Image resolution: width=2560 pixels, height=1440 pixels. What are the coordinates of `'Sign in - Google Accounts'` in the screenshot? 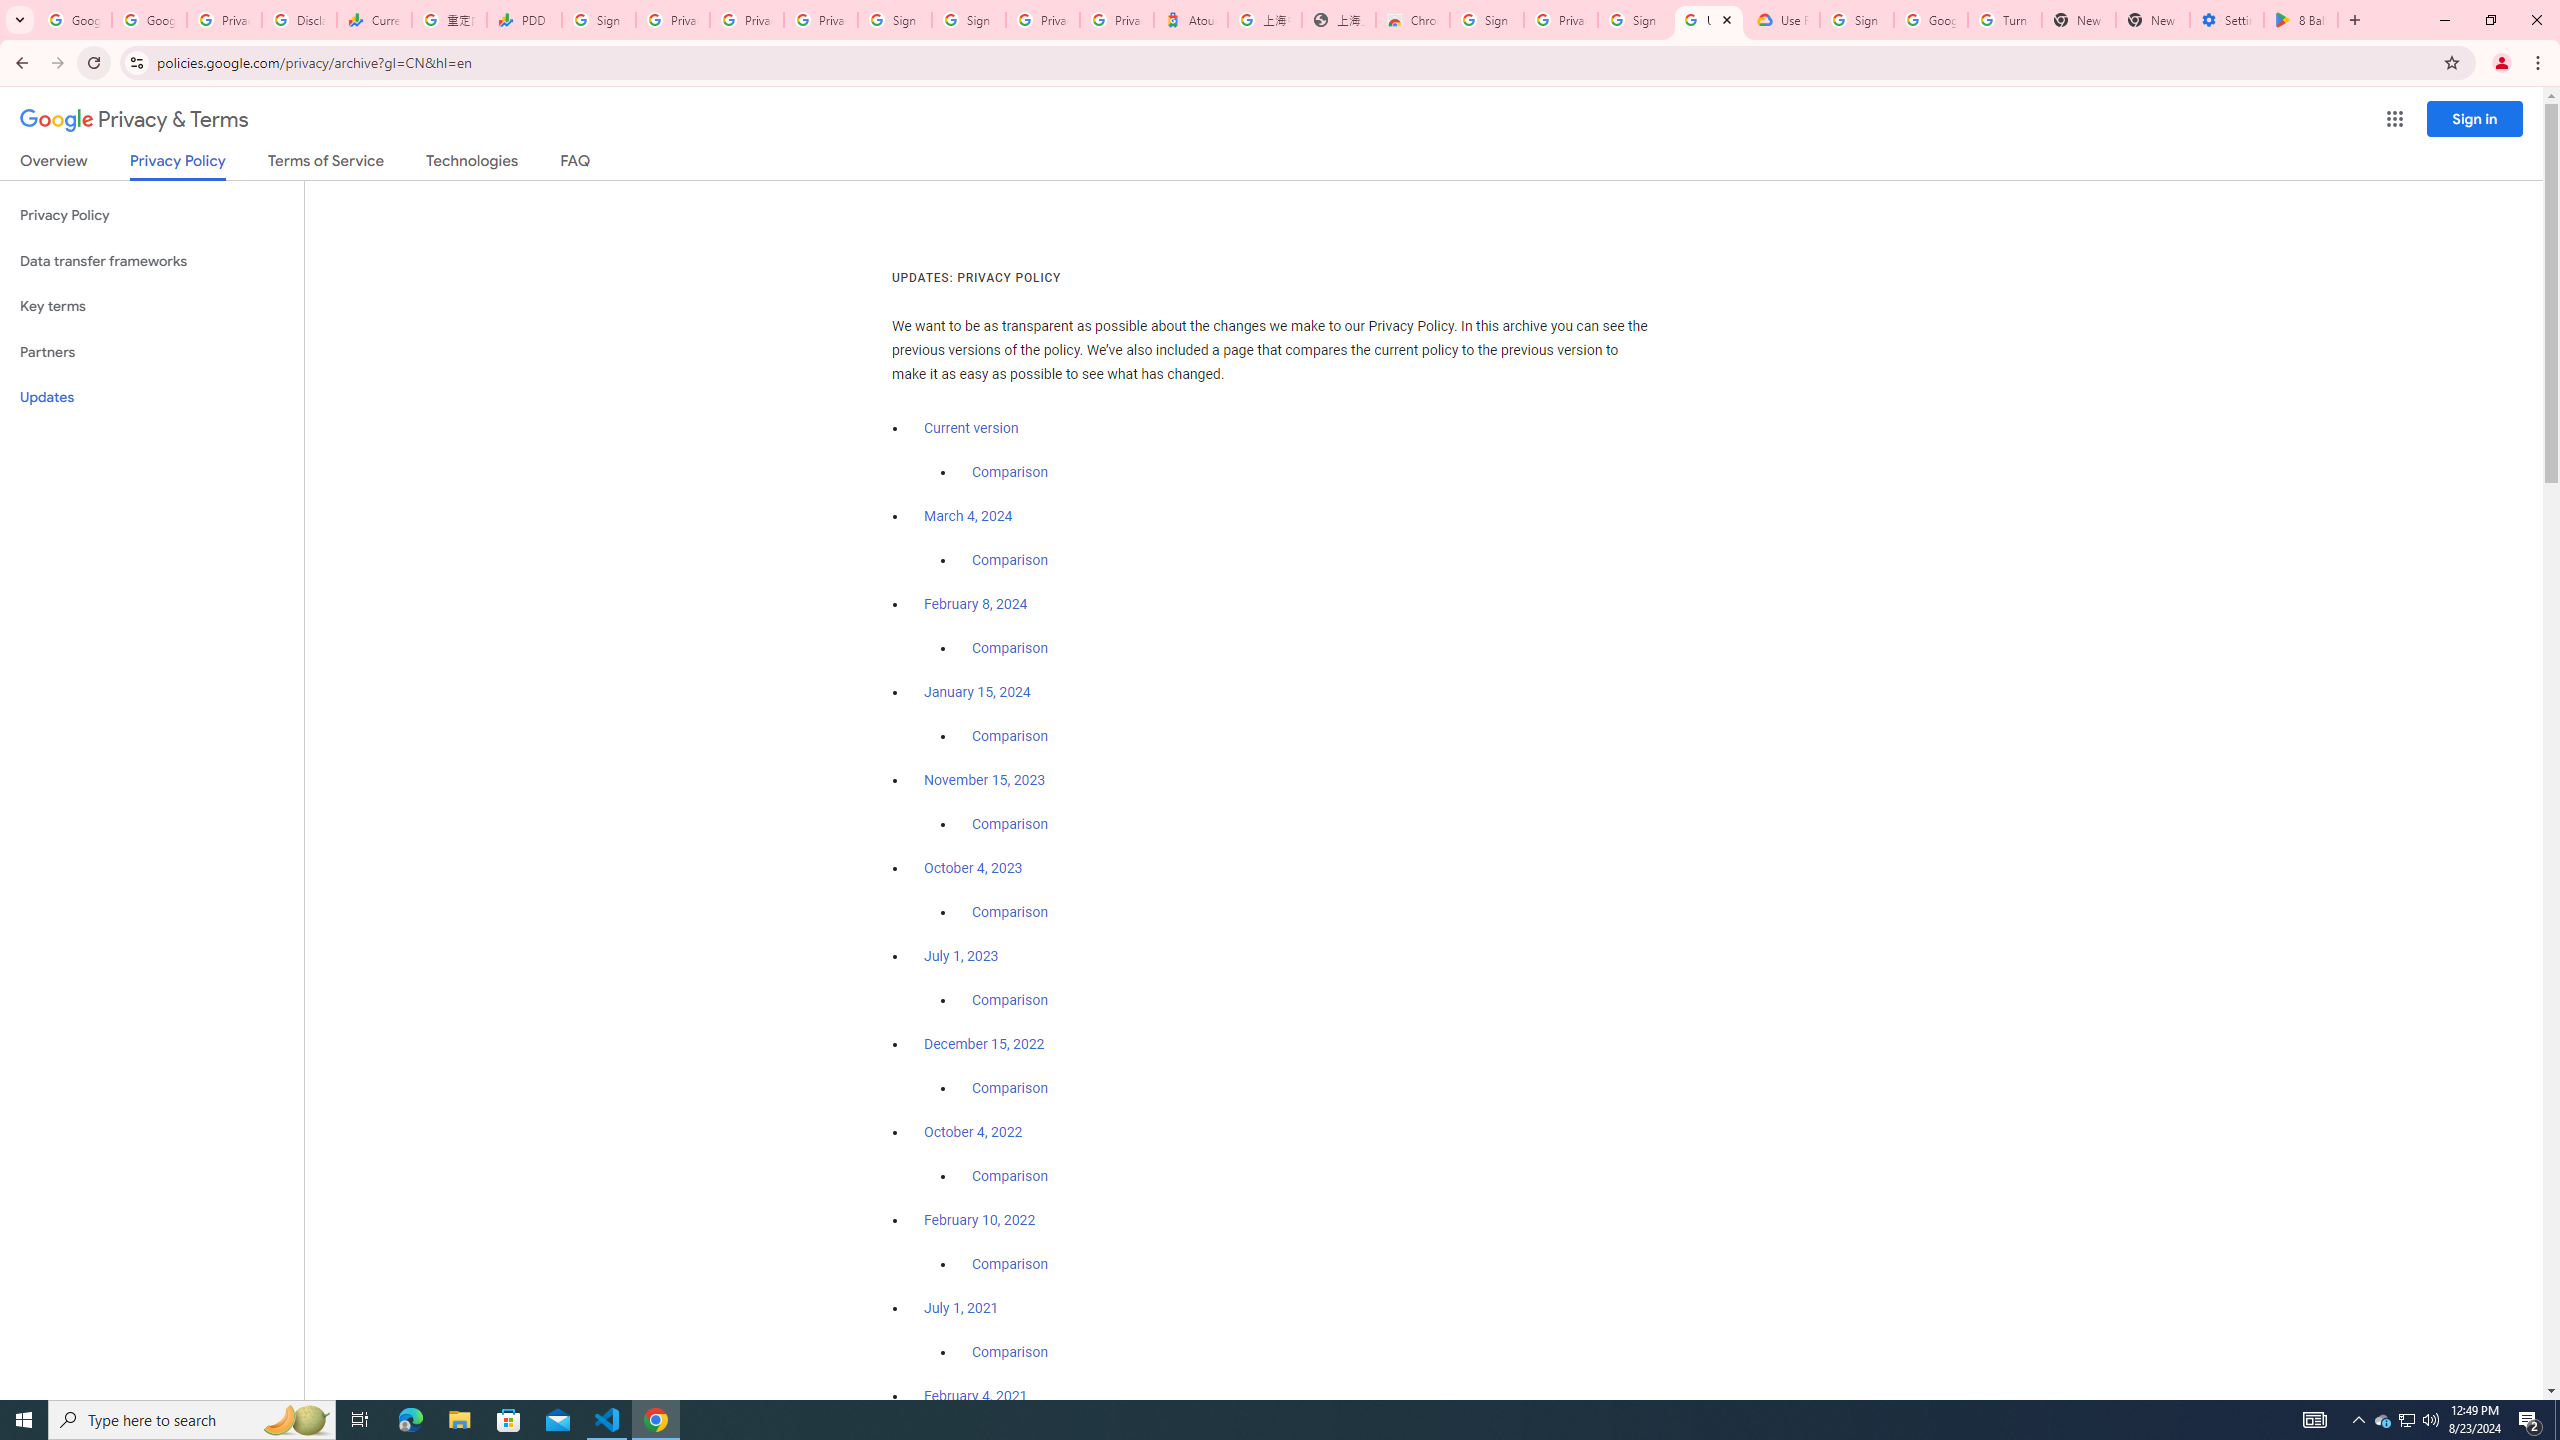 It's located at (896, 19).